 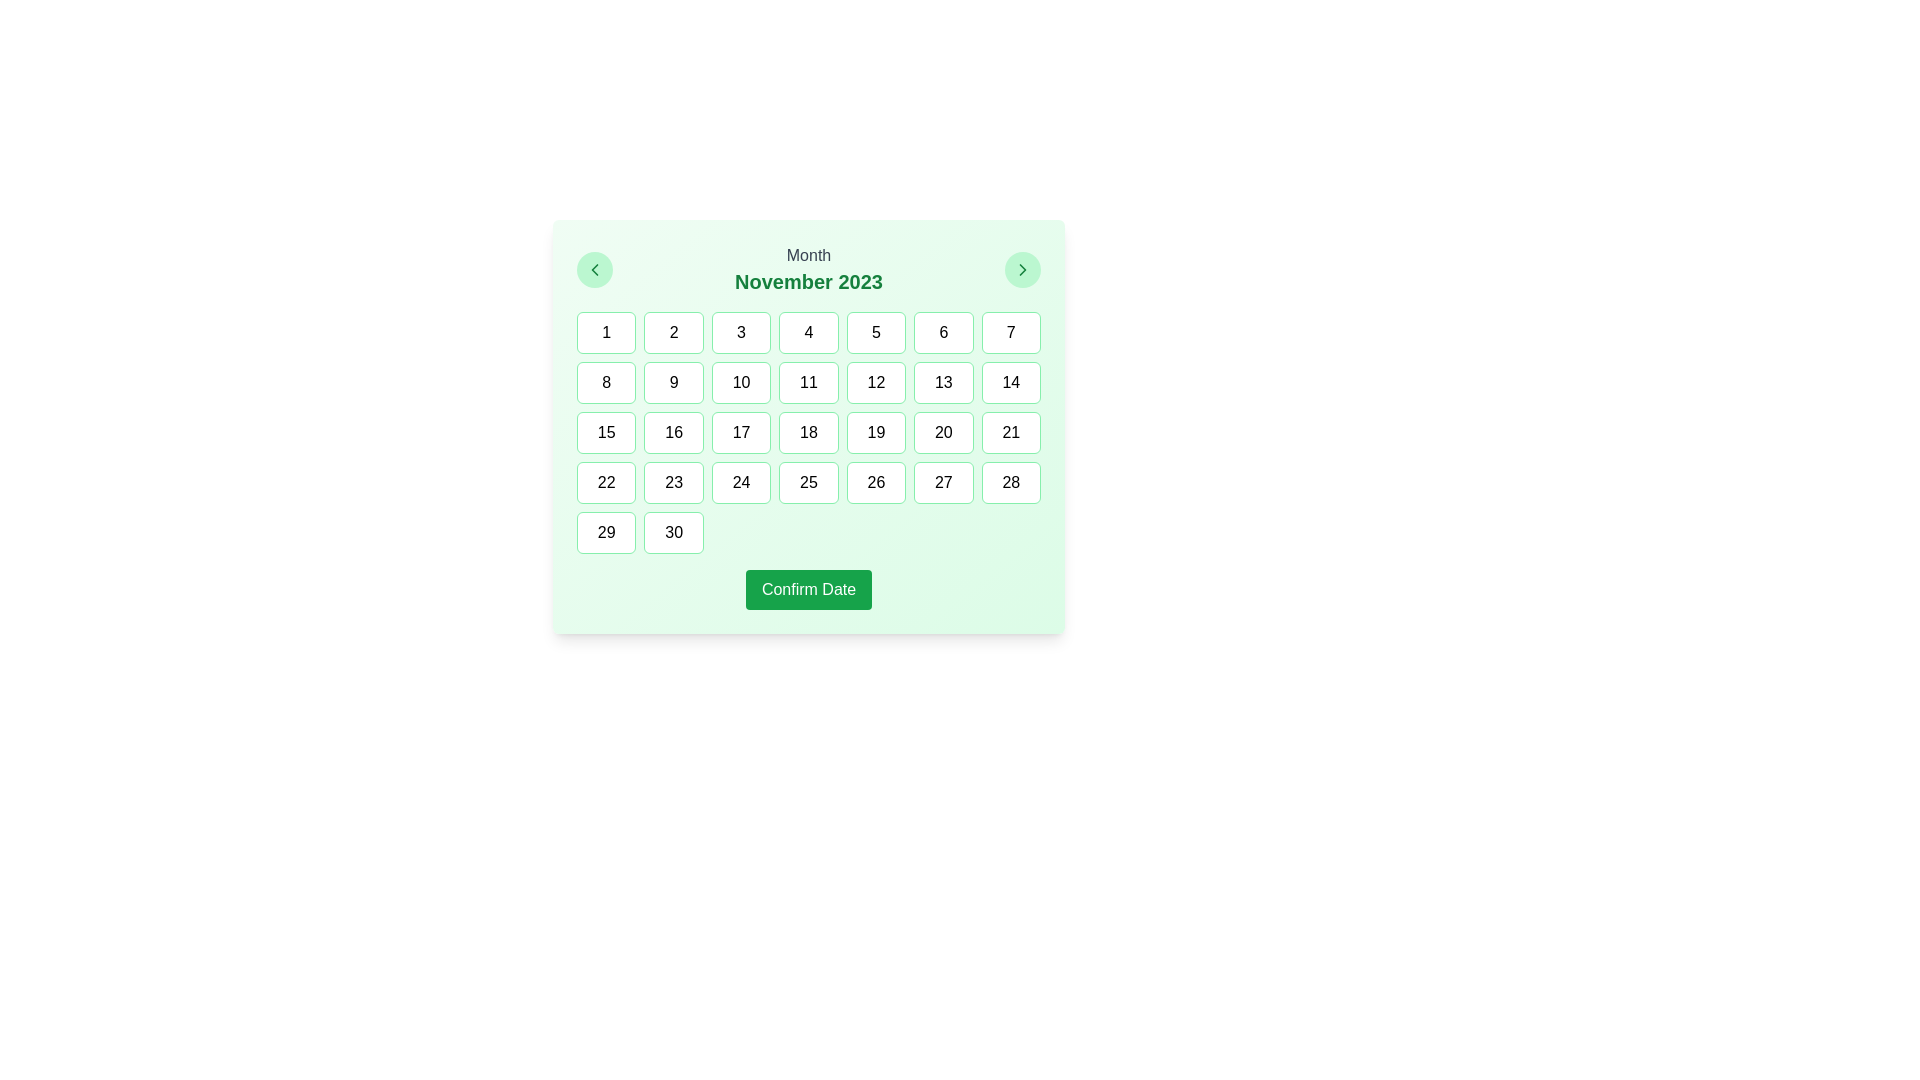 I want to click on the button, so click(x=1022, y=270).